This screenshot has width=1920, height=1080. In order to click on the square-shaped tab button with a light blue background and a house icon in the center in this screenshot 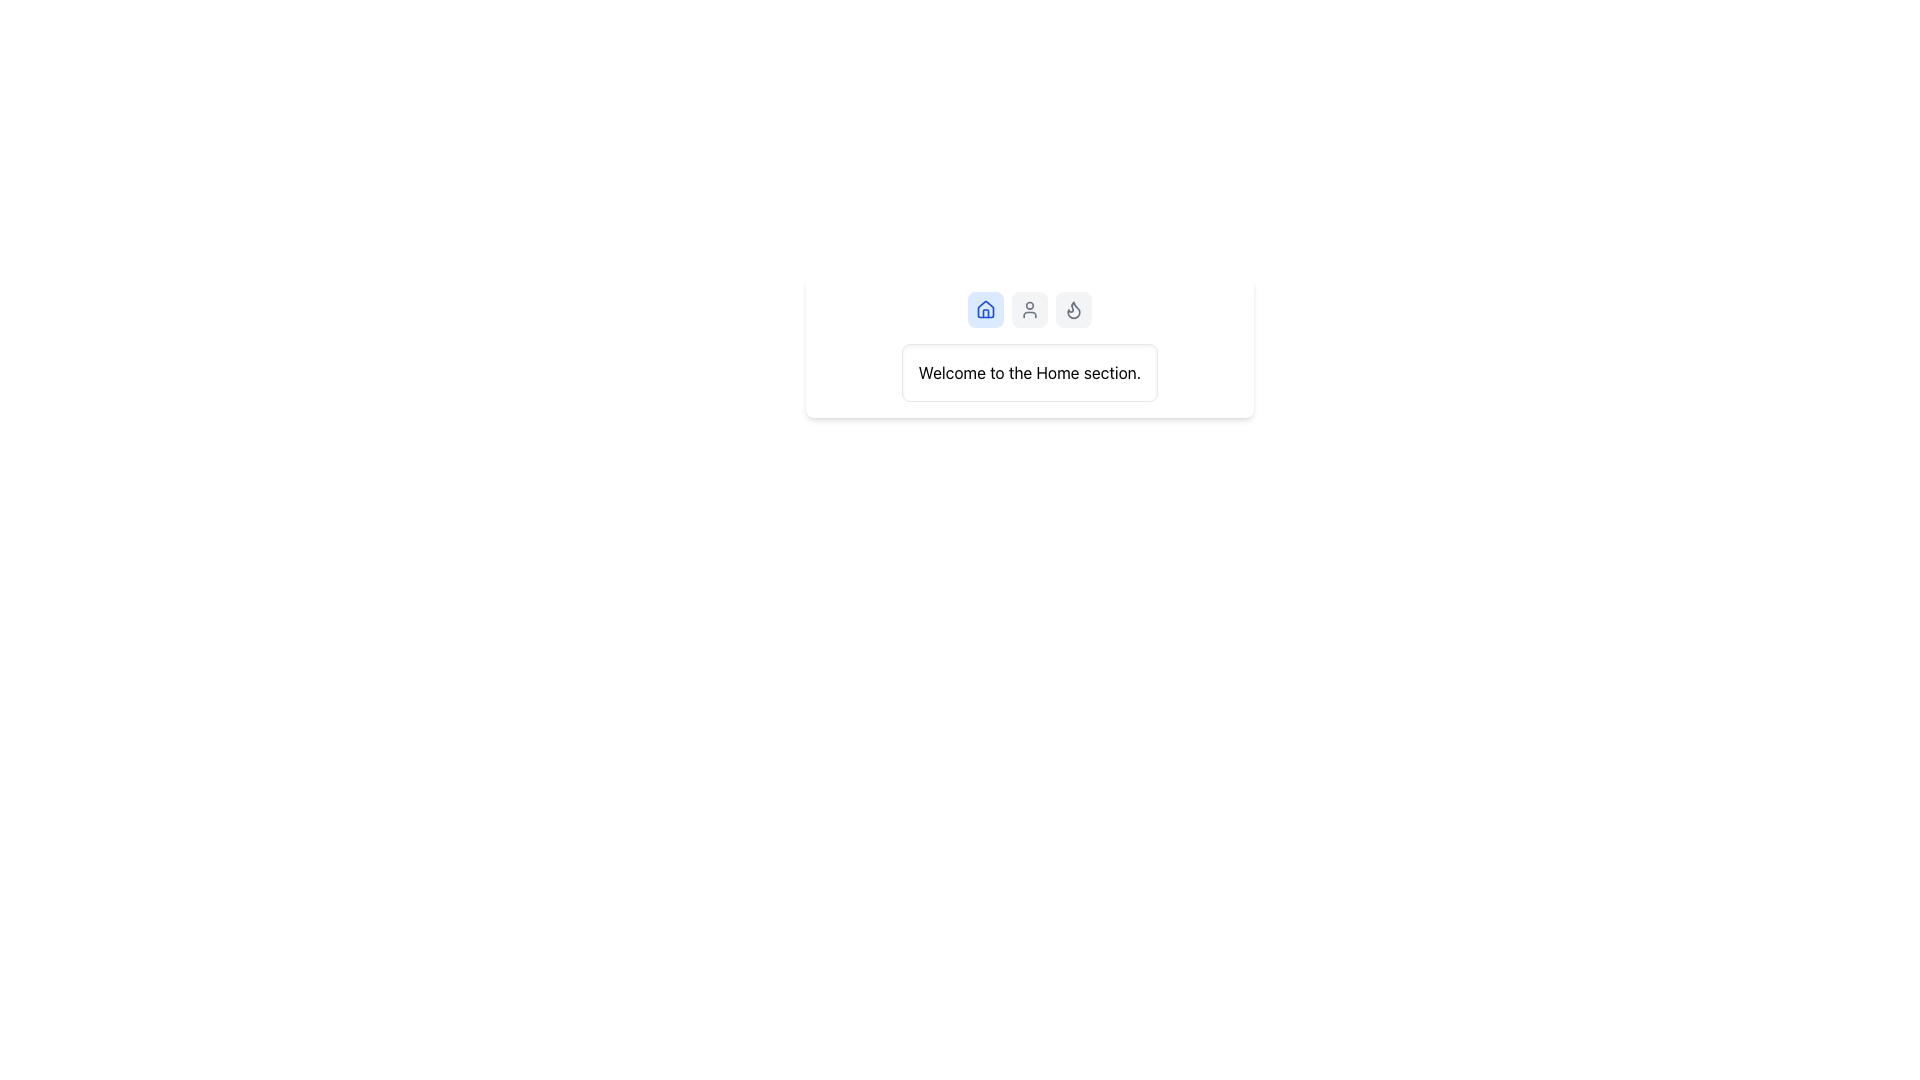, I will do `click(985, 309)`.